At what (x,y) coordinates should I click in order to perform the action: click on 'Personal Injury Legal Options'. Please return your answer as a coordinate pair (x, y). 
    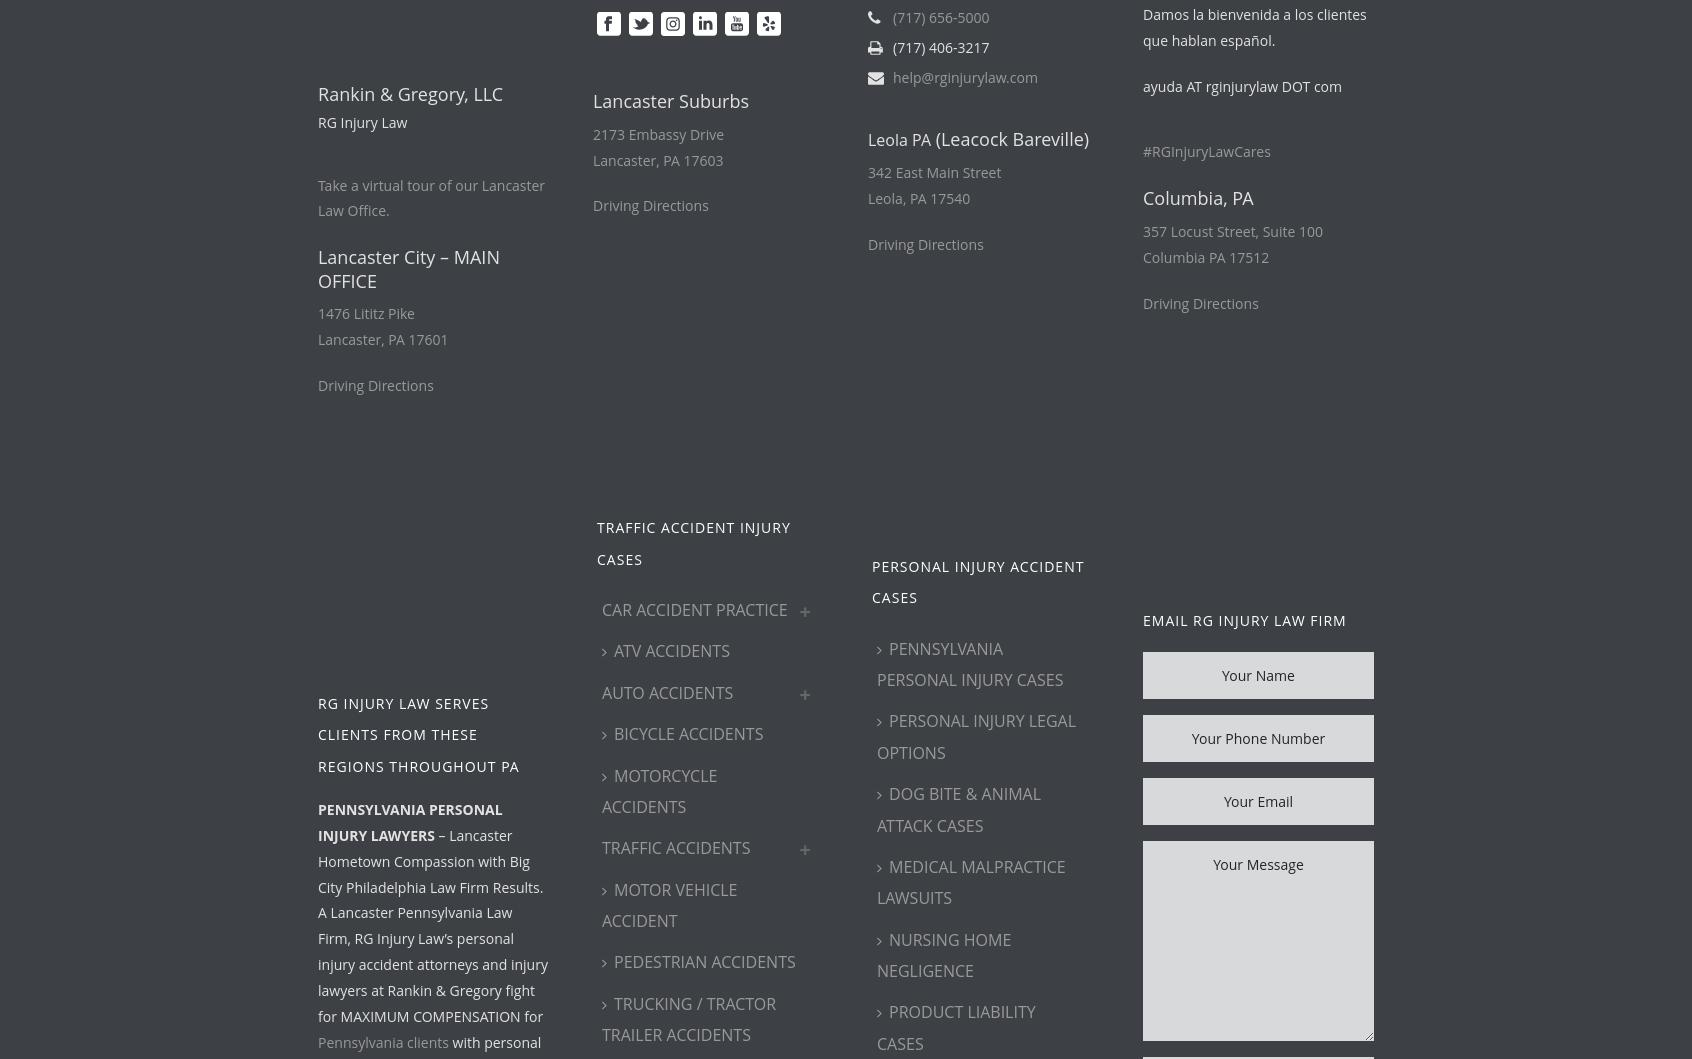
    Looking at the image, I should click on (976, 736).